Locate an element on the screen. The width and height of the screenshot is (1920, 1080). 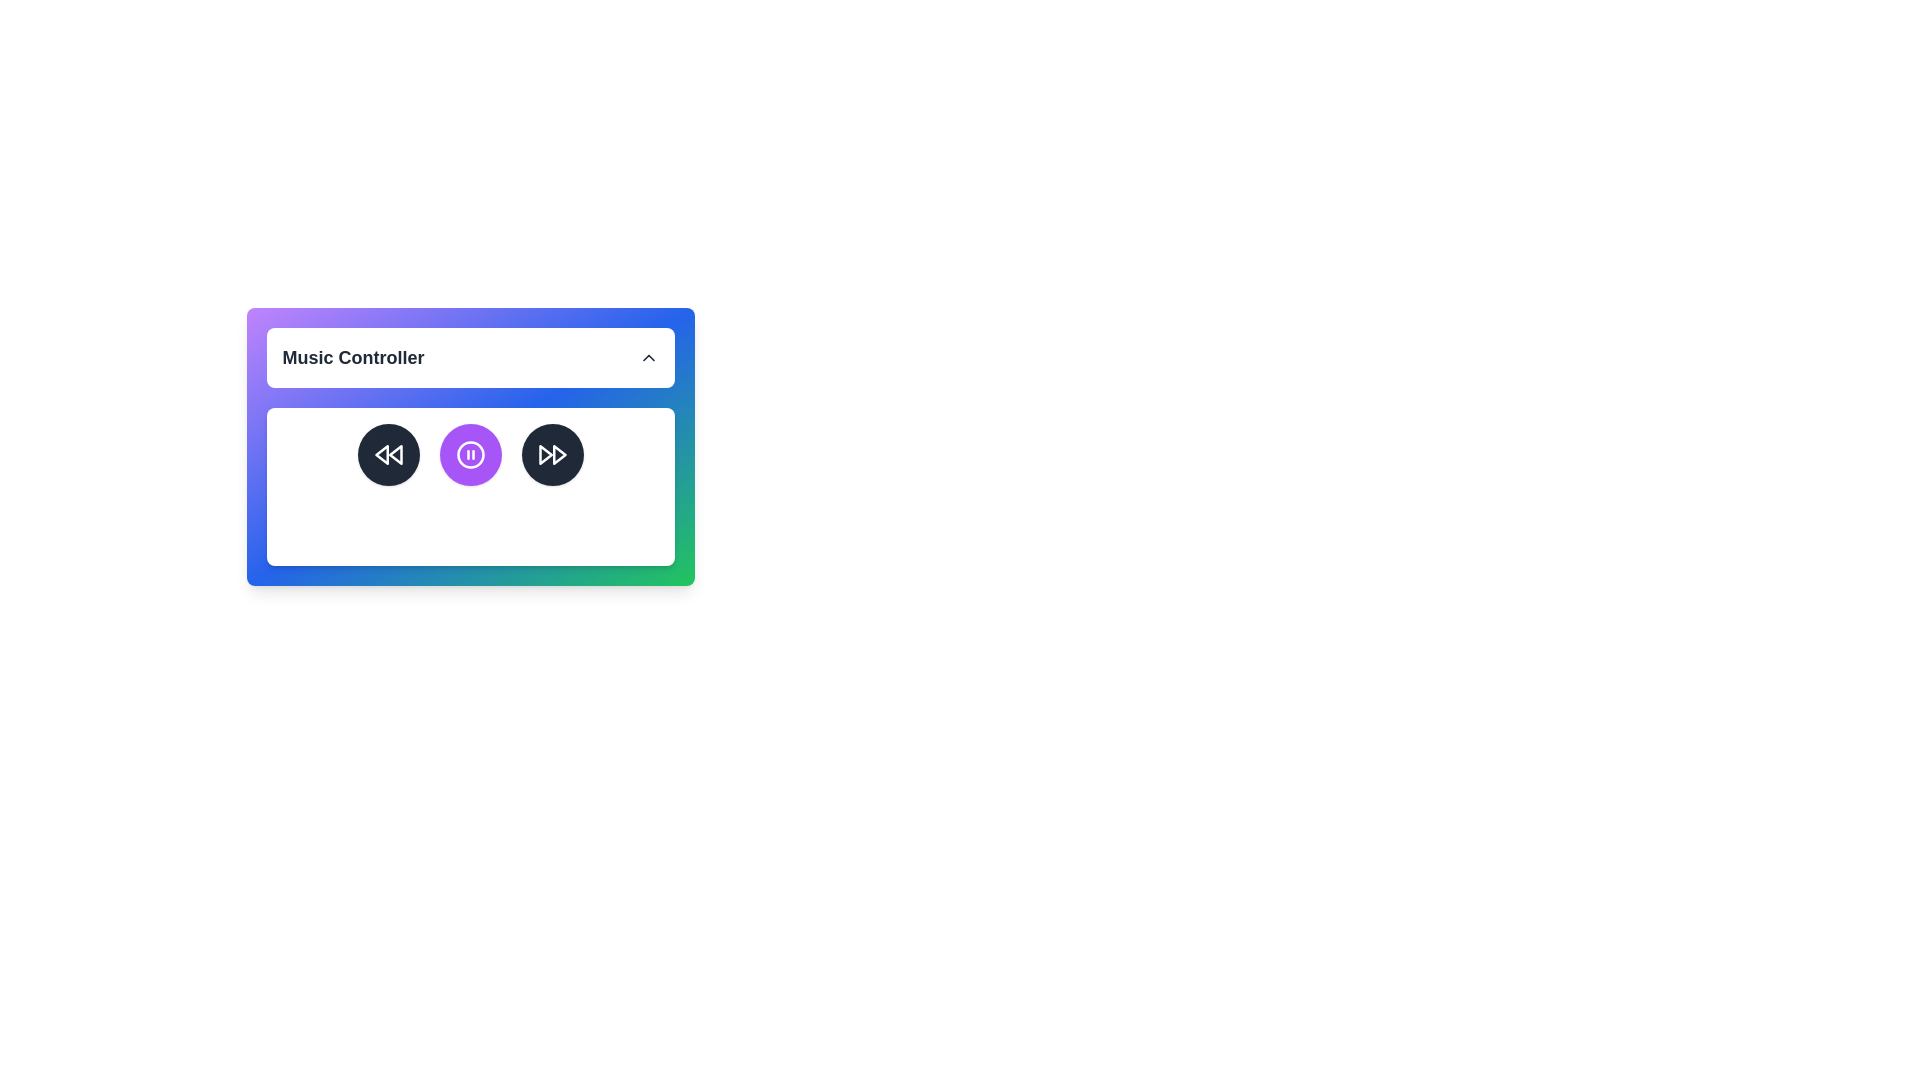
the central button in the control panel to toggle between play and pause states is located at coordinates (469, 455).